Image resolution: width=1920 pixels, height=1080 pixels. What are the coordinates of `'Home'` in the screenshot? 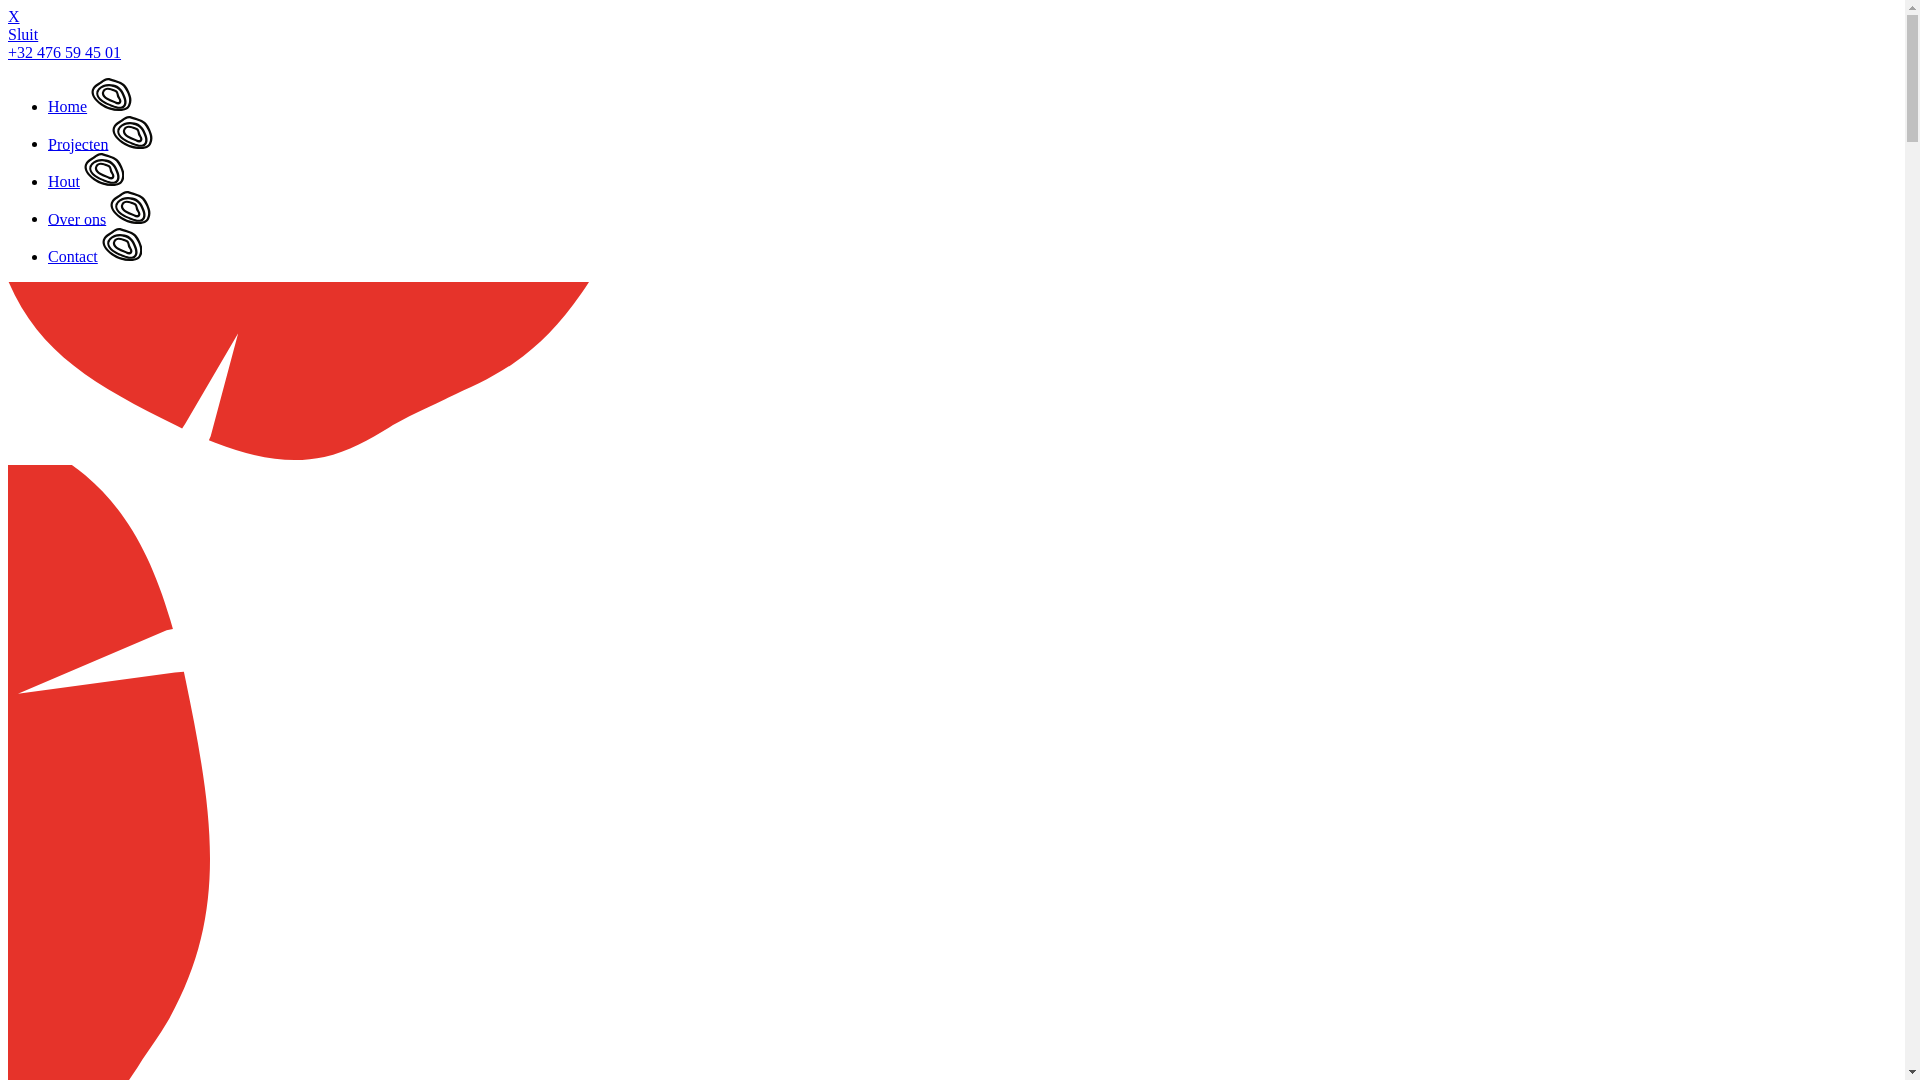 It's located at (48, 106).